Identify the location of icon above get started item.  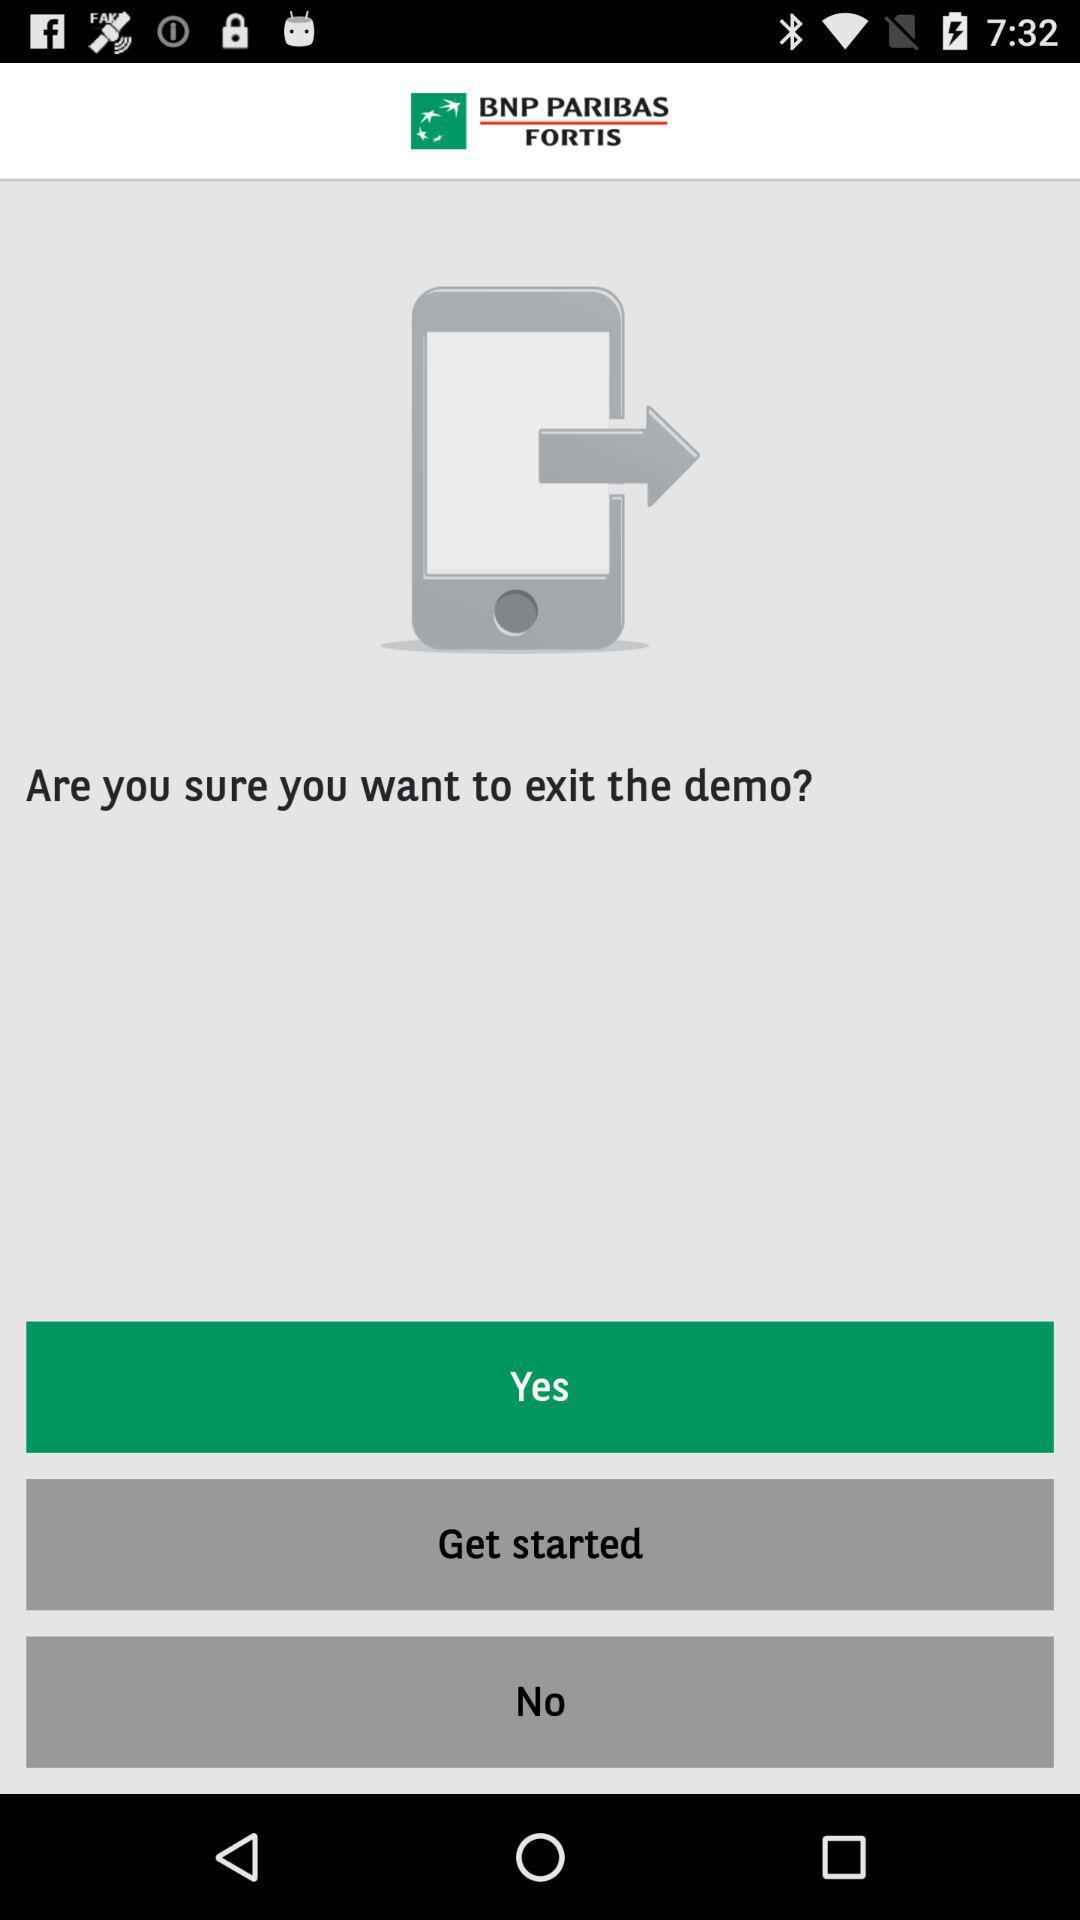
(540, 1386).